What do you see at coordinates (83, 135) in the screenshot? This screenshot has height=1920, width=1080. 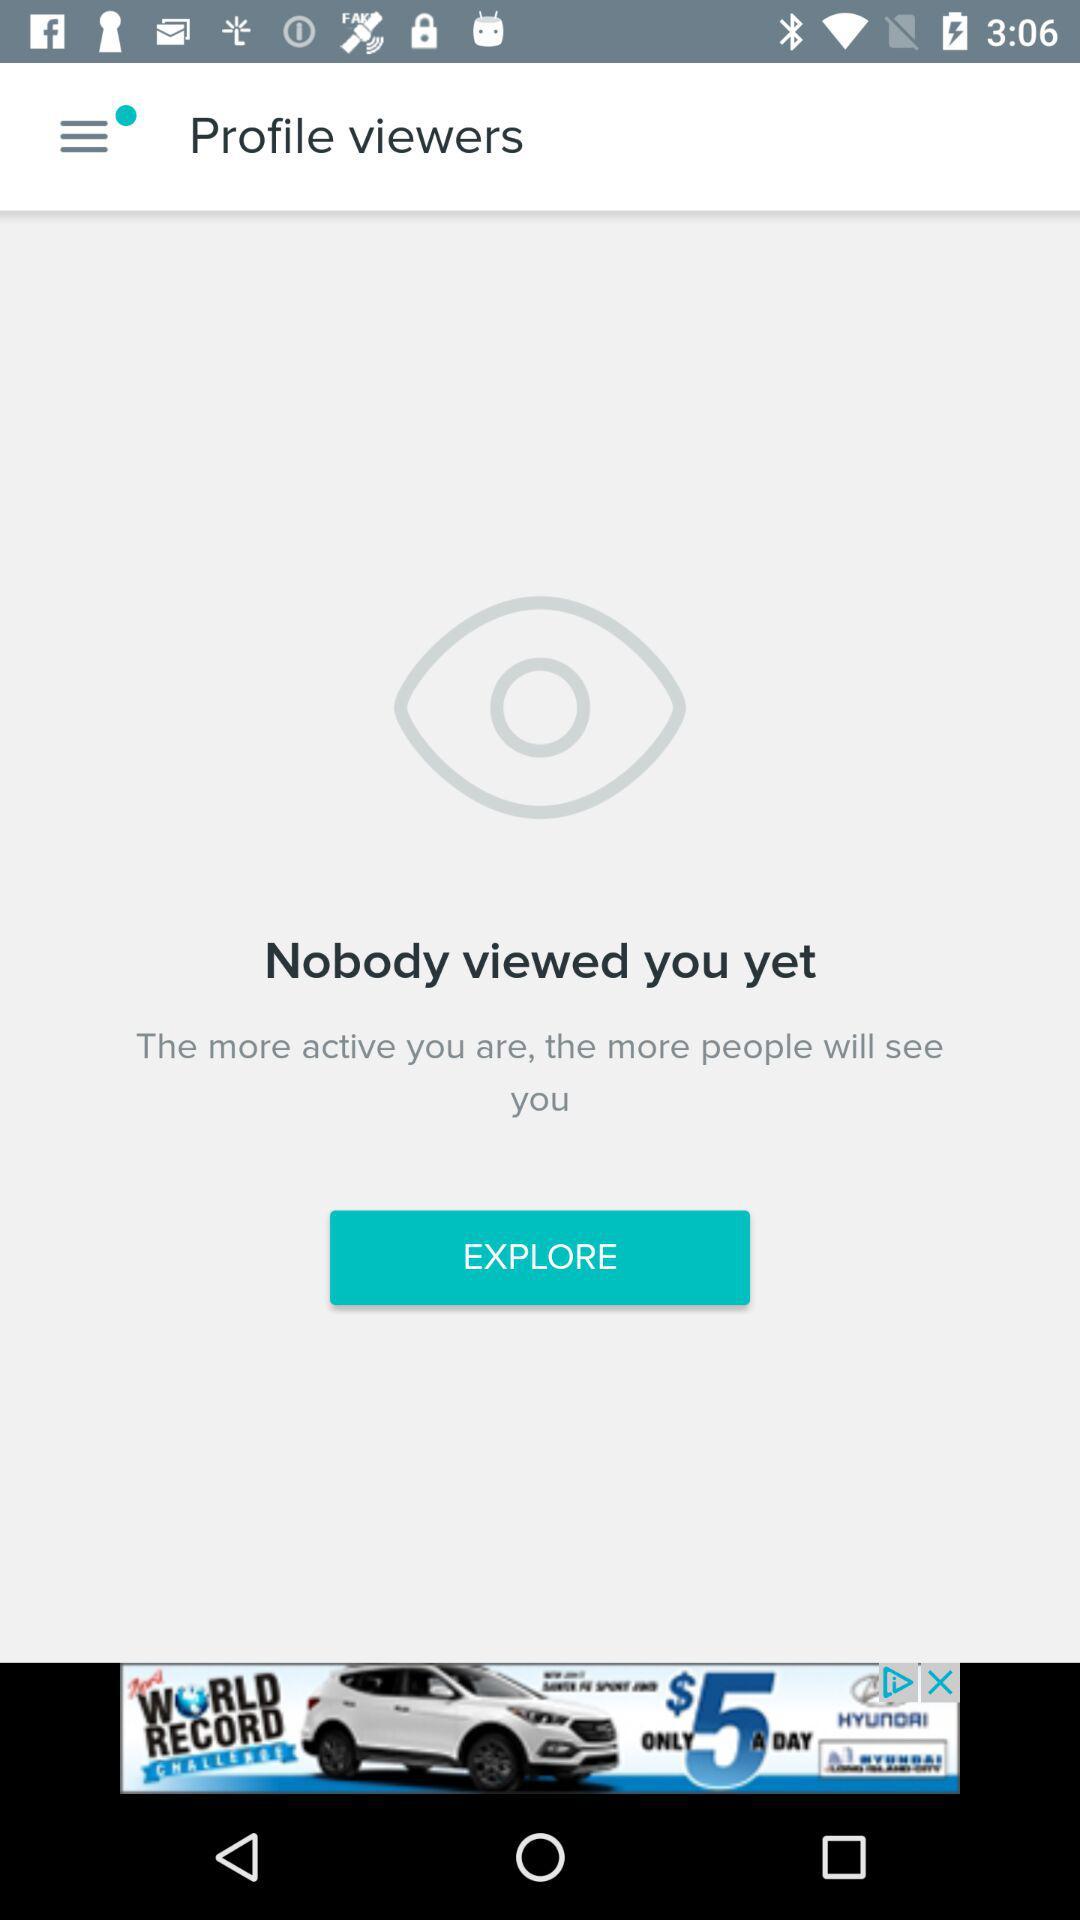 I see `using the homepage` at bounding box center [83, 135].